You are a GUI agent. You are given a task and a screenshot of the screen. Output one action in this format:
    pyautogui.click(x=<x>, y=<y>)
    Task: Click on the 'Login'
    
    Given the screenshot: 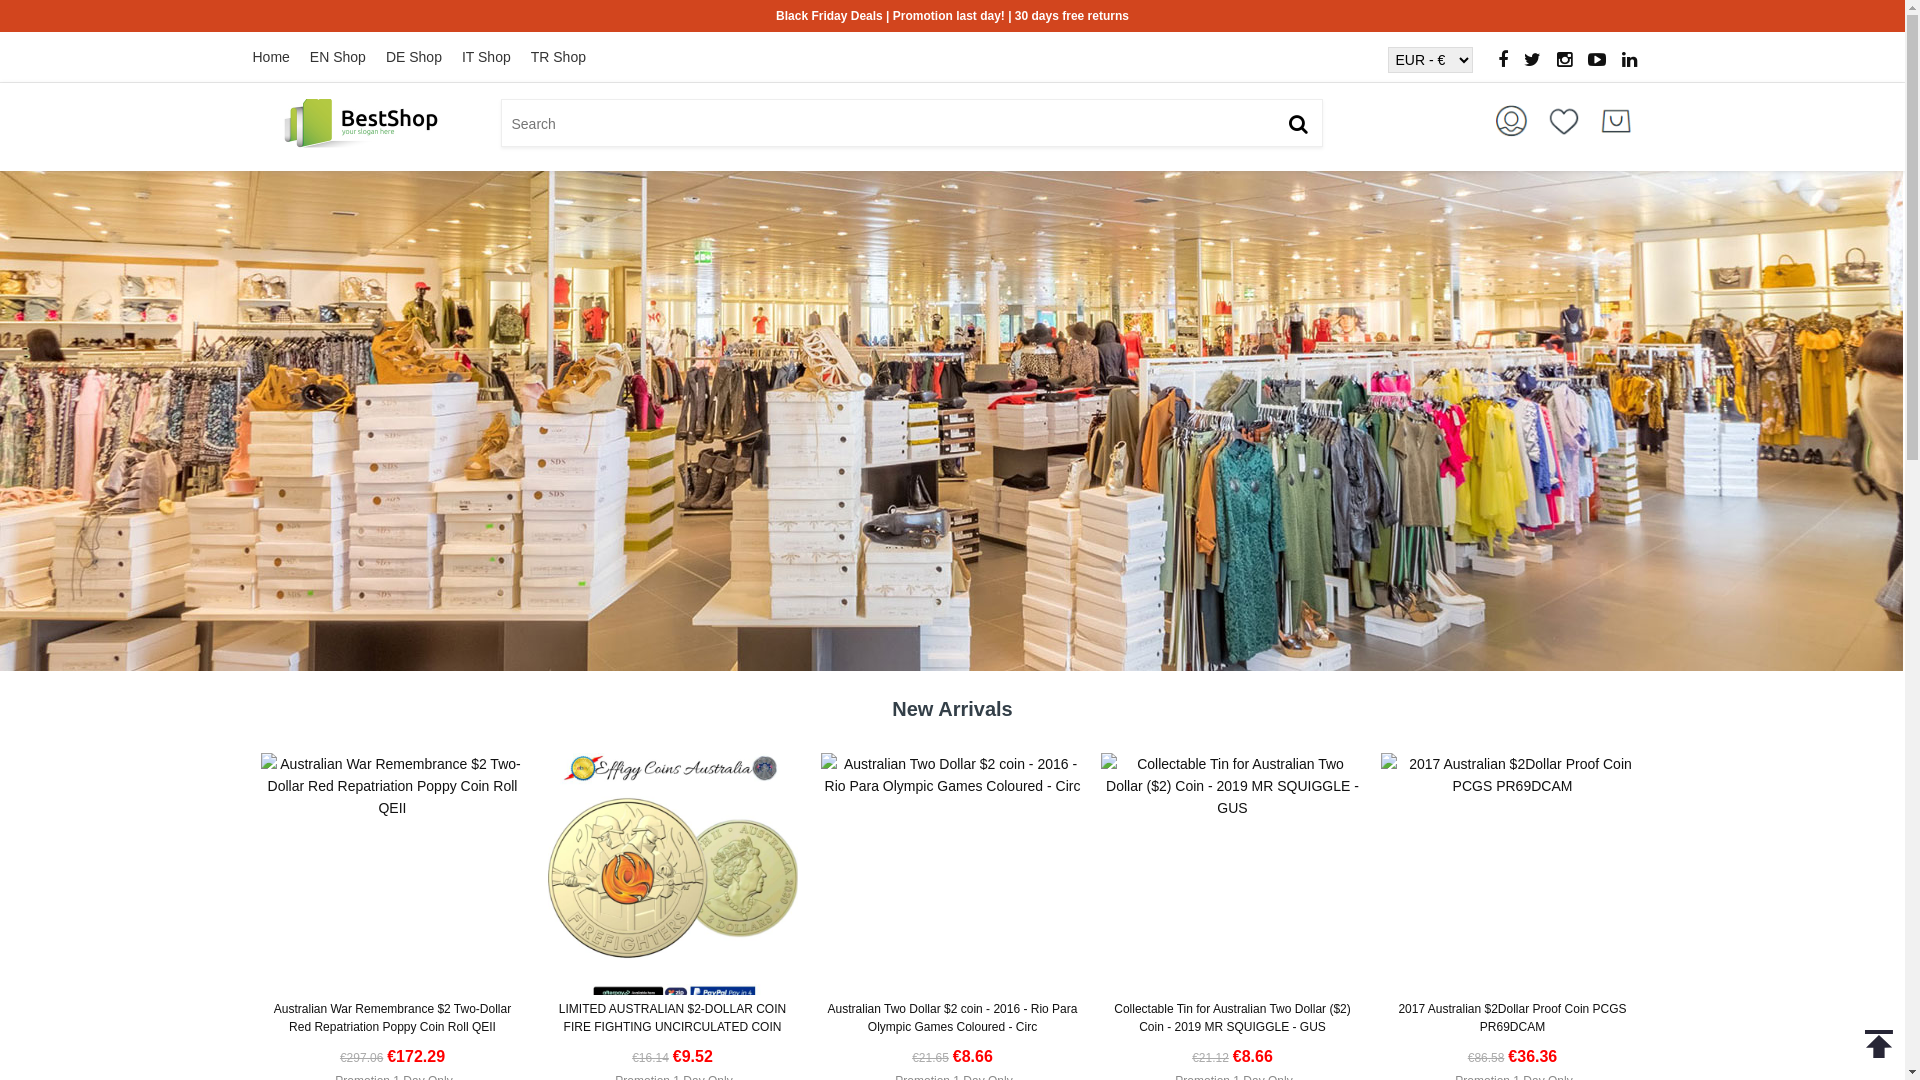 What is the action you would take?
    pyautogui.click(x=1512, y=120)
    